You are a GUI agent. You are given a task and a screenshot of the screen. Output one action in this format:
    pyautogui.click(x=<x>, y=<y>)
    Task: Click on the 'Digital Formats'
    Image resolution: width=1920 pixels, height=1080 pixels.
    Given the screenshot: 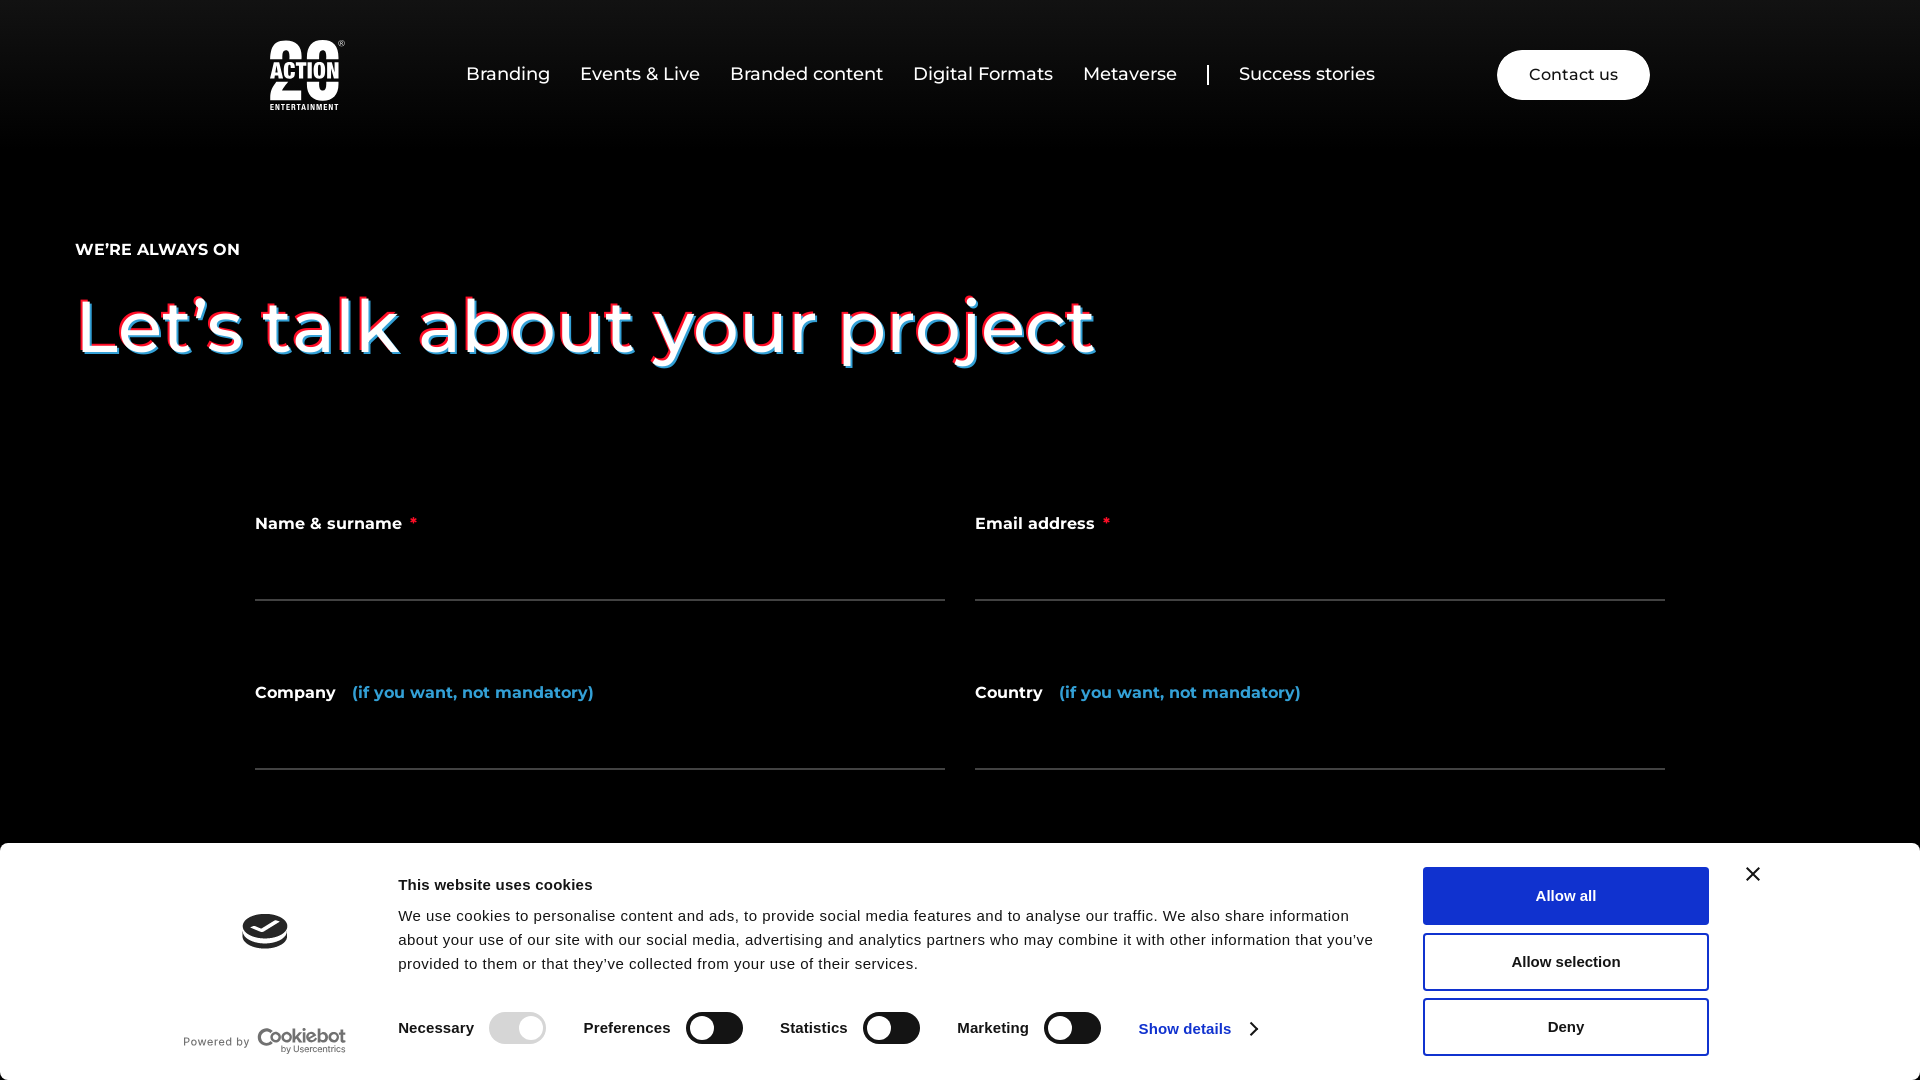 What is the action you would take?
    pyautogui.click(x=982, y=73)
    